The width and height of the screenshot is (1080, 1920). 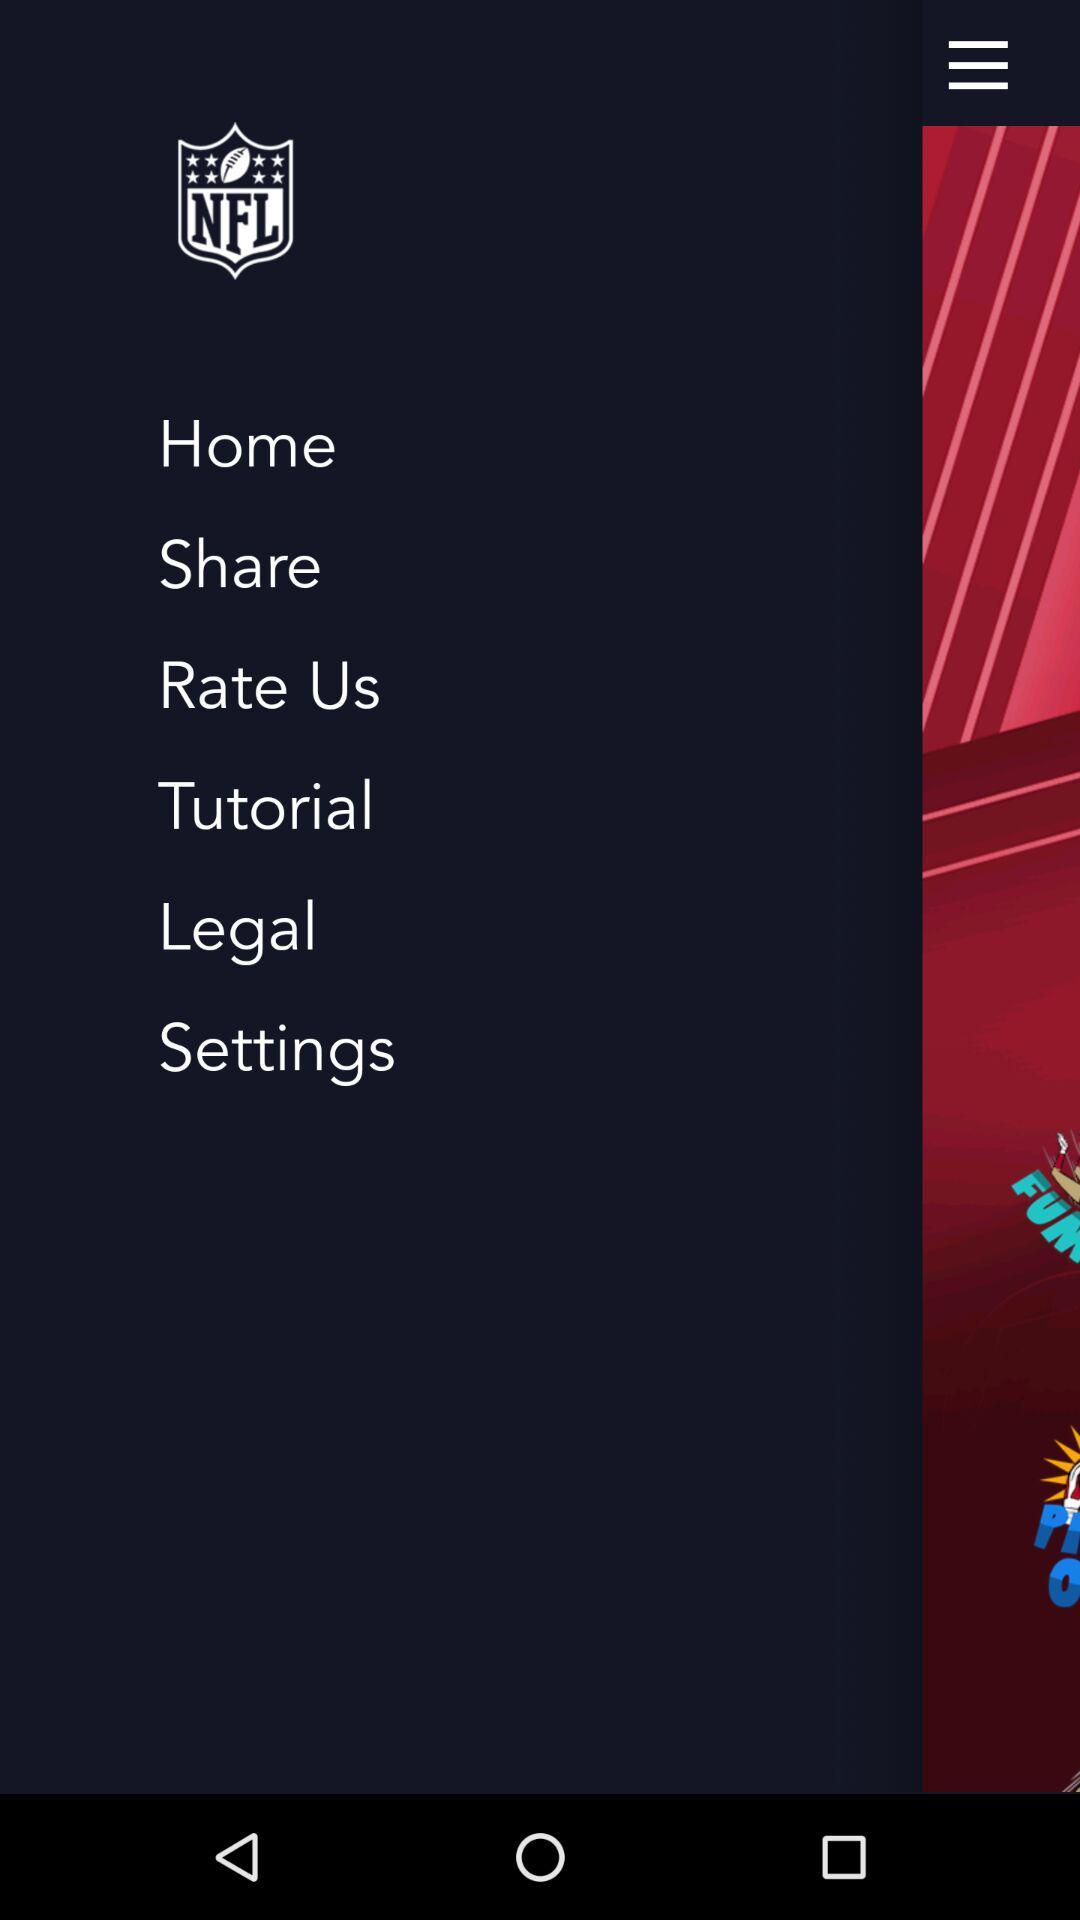 What do you see at coordinates (265, 807) in the screenshot?
I see `the tutorial` at bounding box center [265, 807].